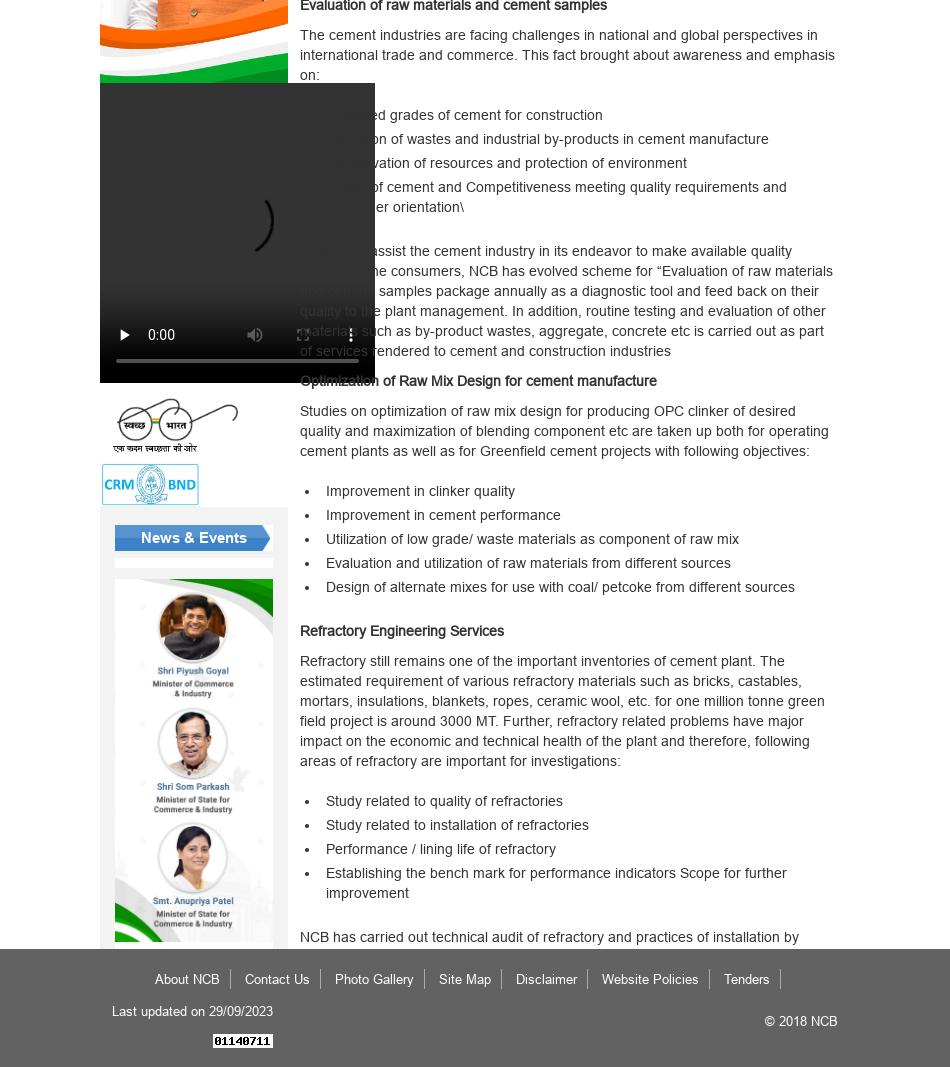 This screenshot has height=1067, width=950. I want to click on 'Study related to quality of refractories', so click(442, 799).